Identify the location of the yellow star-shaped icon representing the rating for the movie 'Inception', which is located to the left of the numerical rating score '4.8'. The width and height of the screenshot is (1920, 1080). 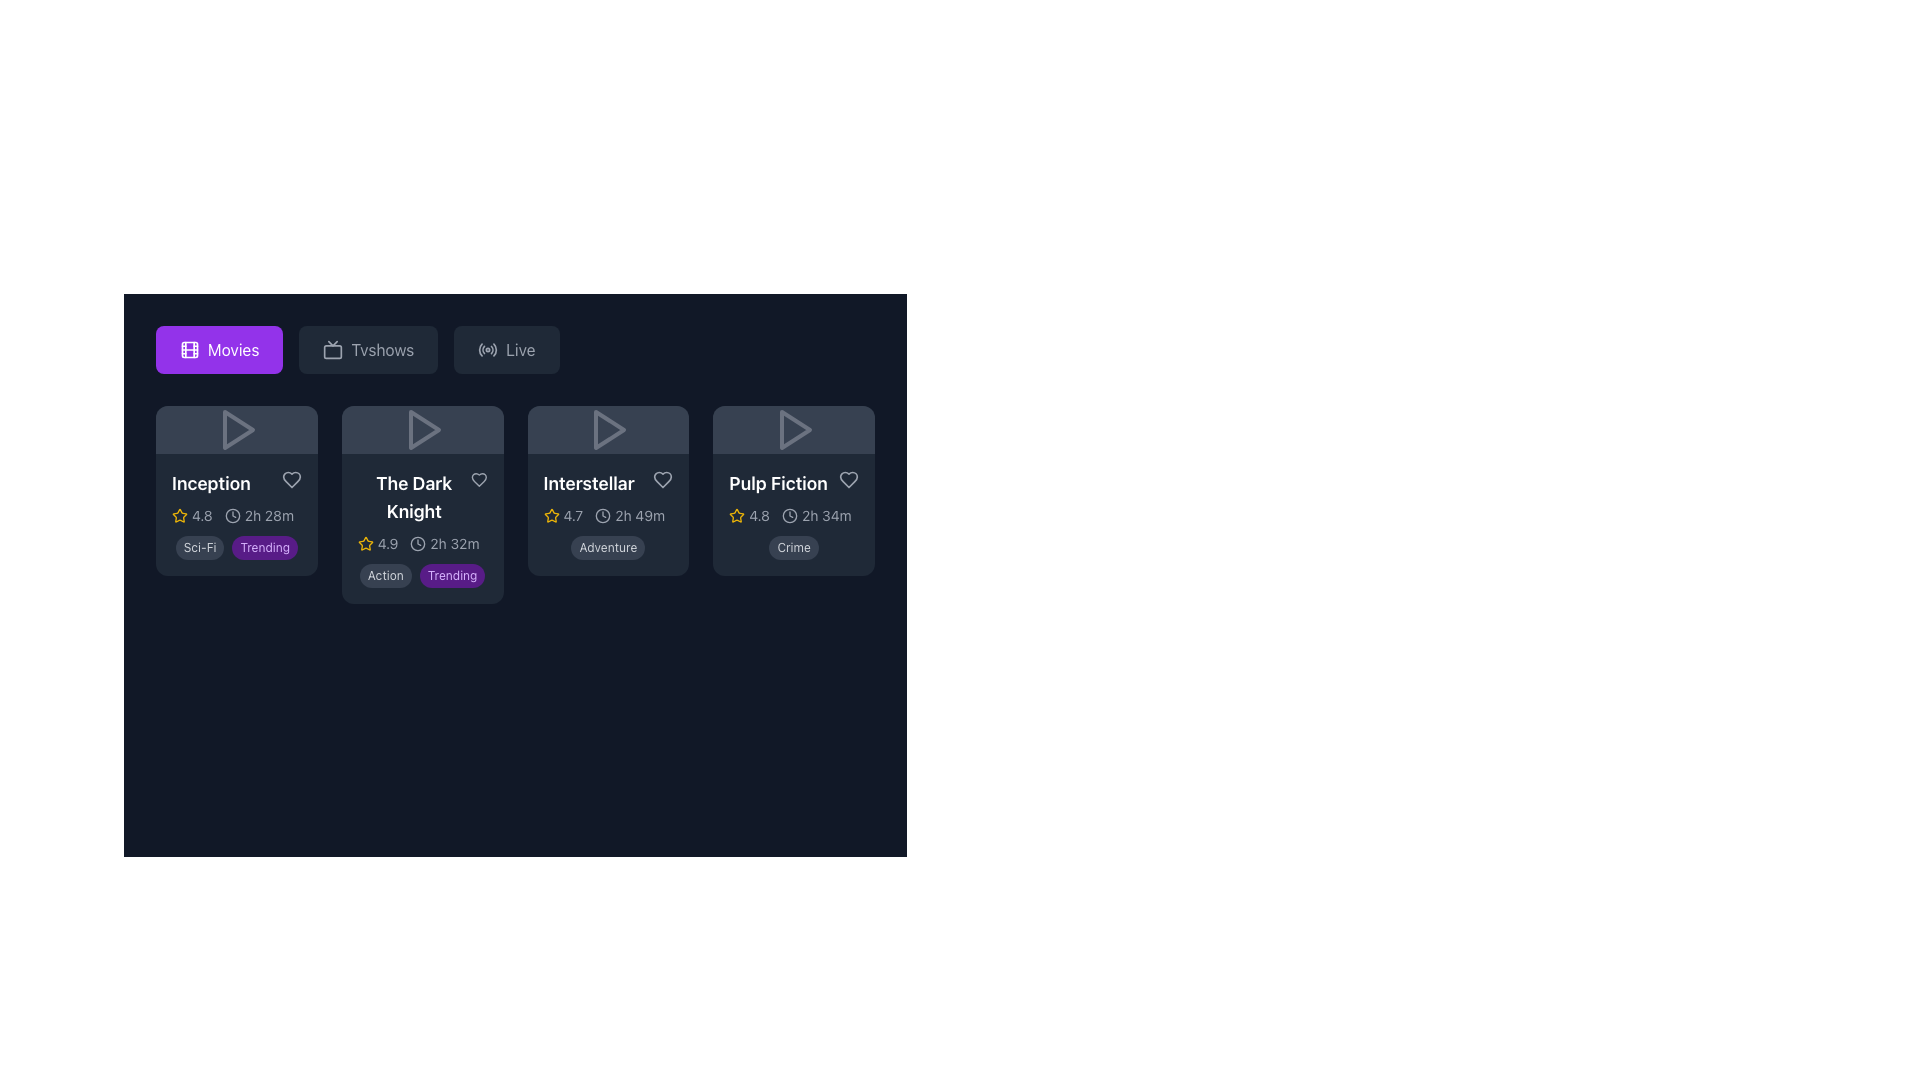
(180, 515).